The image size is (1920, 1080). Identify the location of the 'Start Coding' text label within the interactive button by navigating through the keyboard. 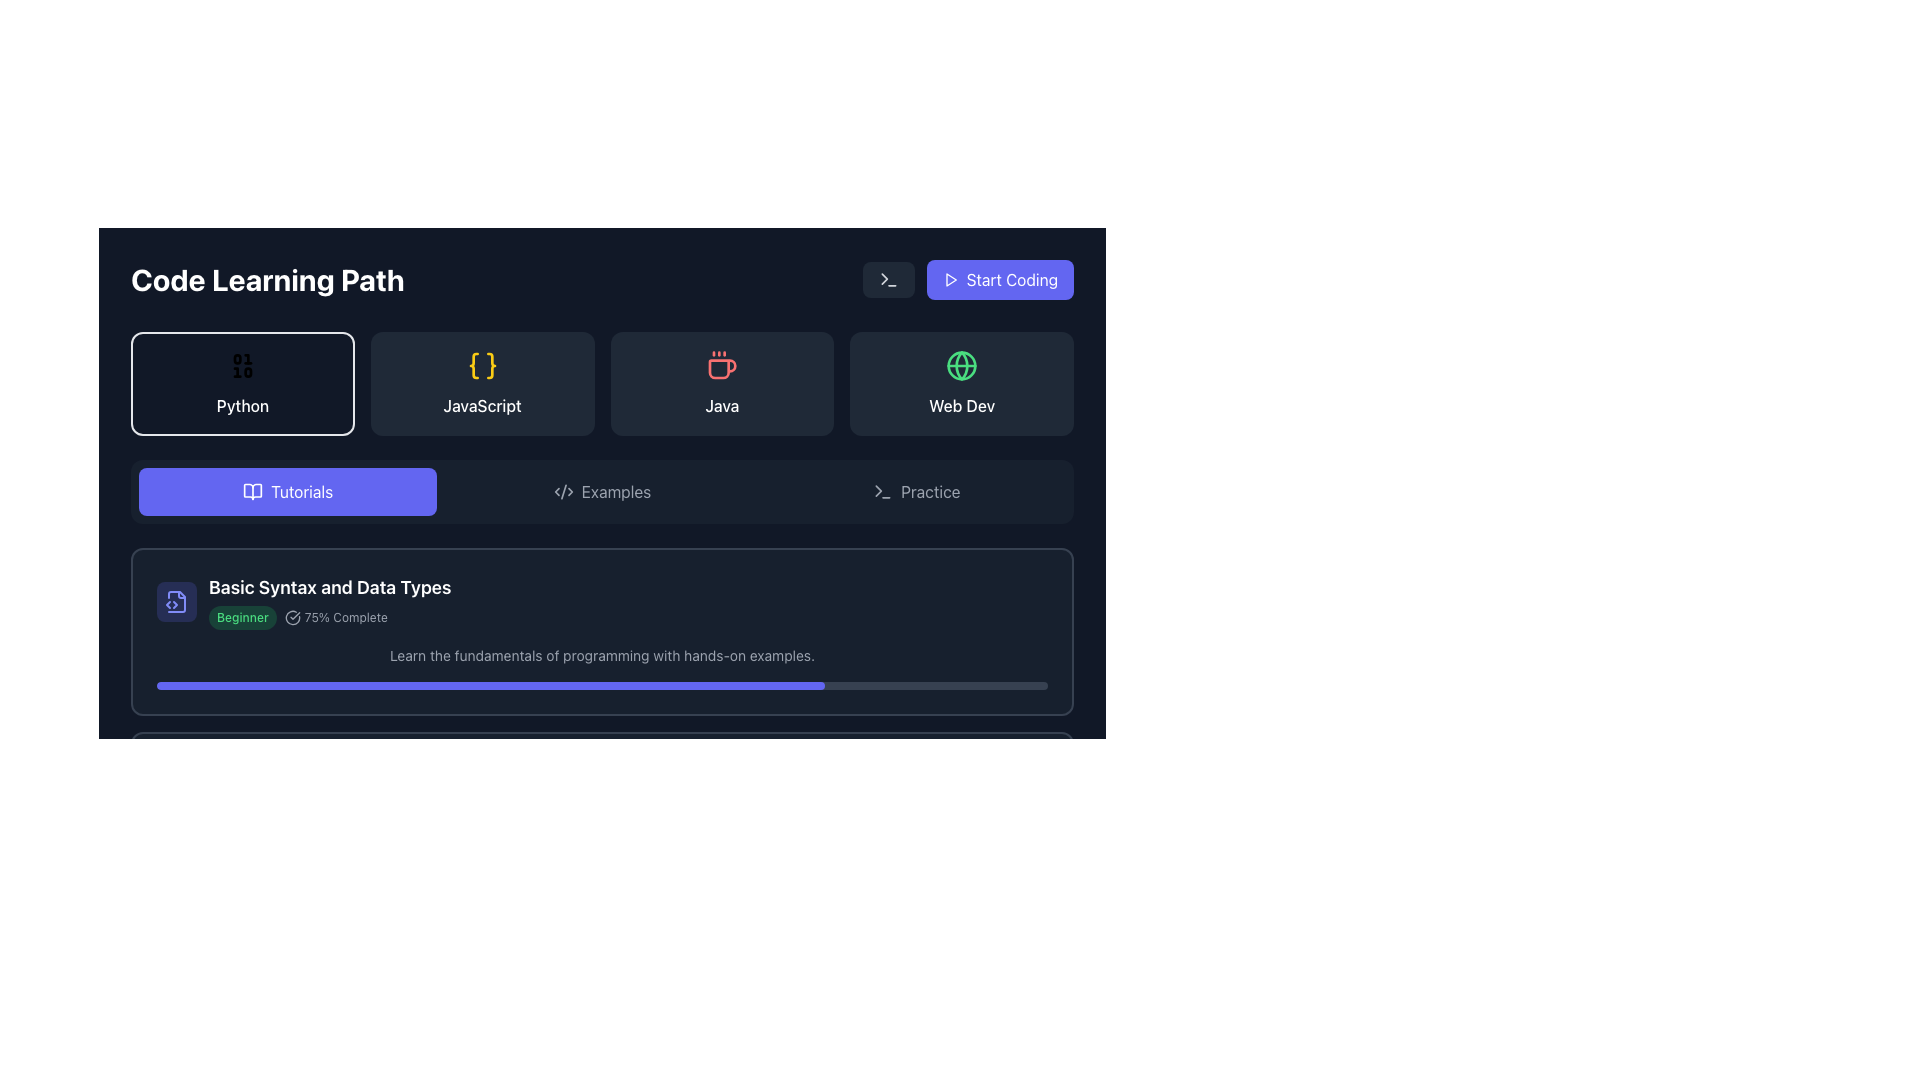
(1012, 280).